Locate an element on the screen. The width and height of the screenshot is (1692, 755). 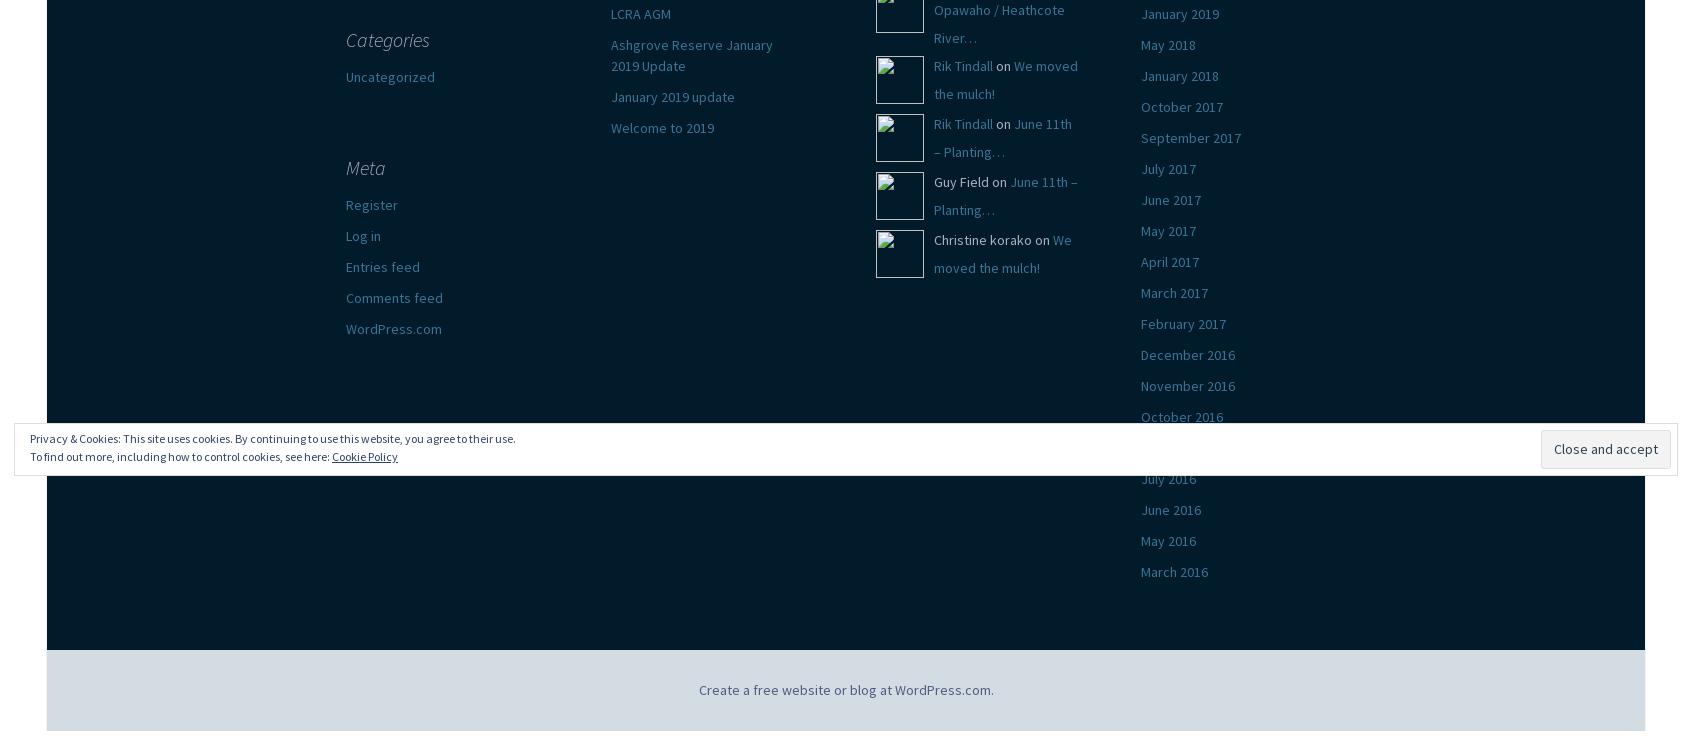
'LCRA AGM' is located at coordinates (609, 12).